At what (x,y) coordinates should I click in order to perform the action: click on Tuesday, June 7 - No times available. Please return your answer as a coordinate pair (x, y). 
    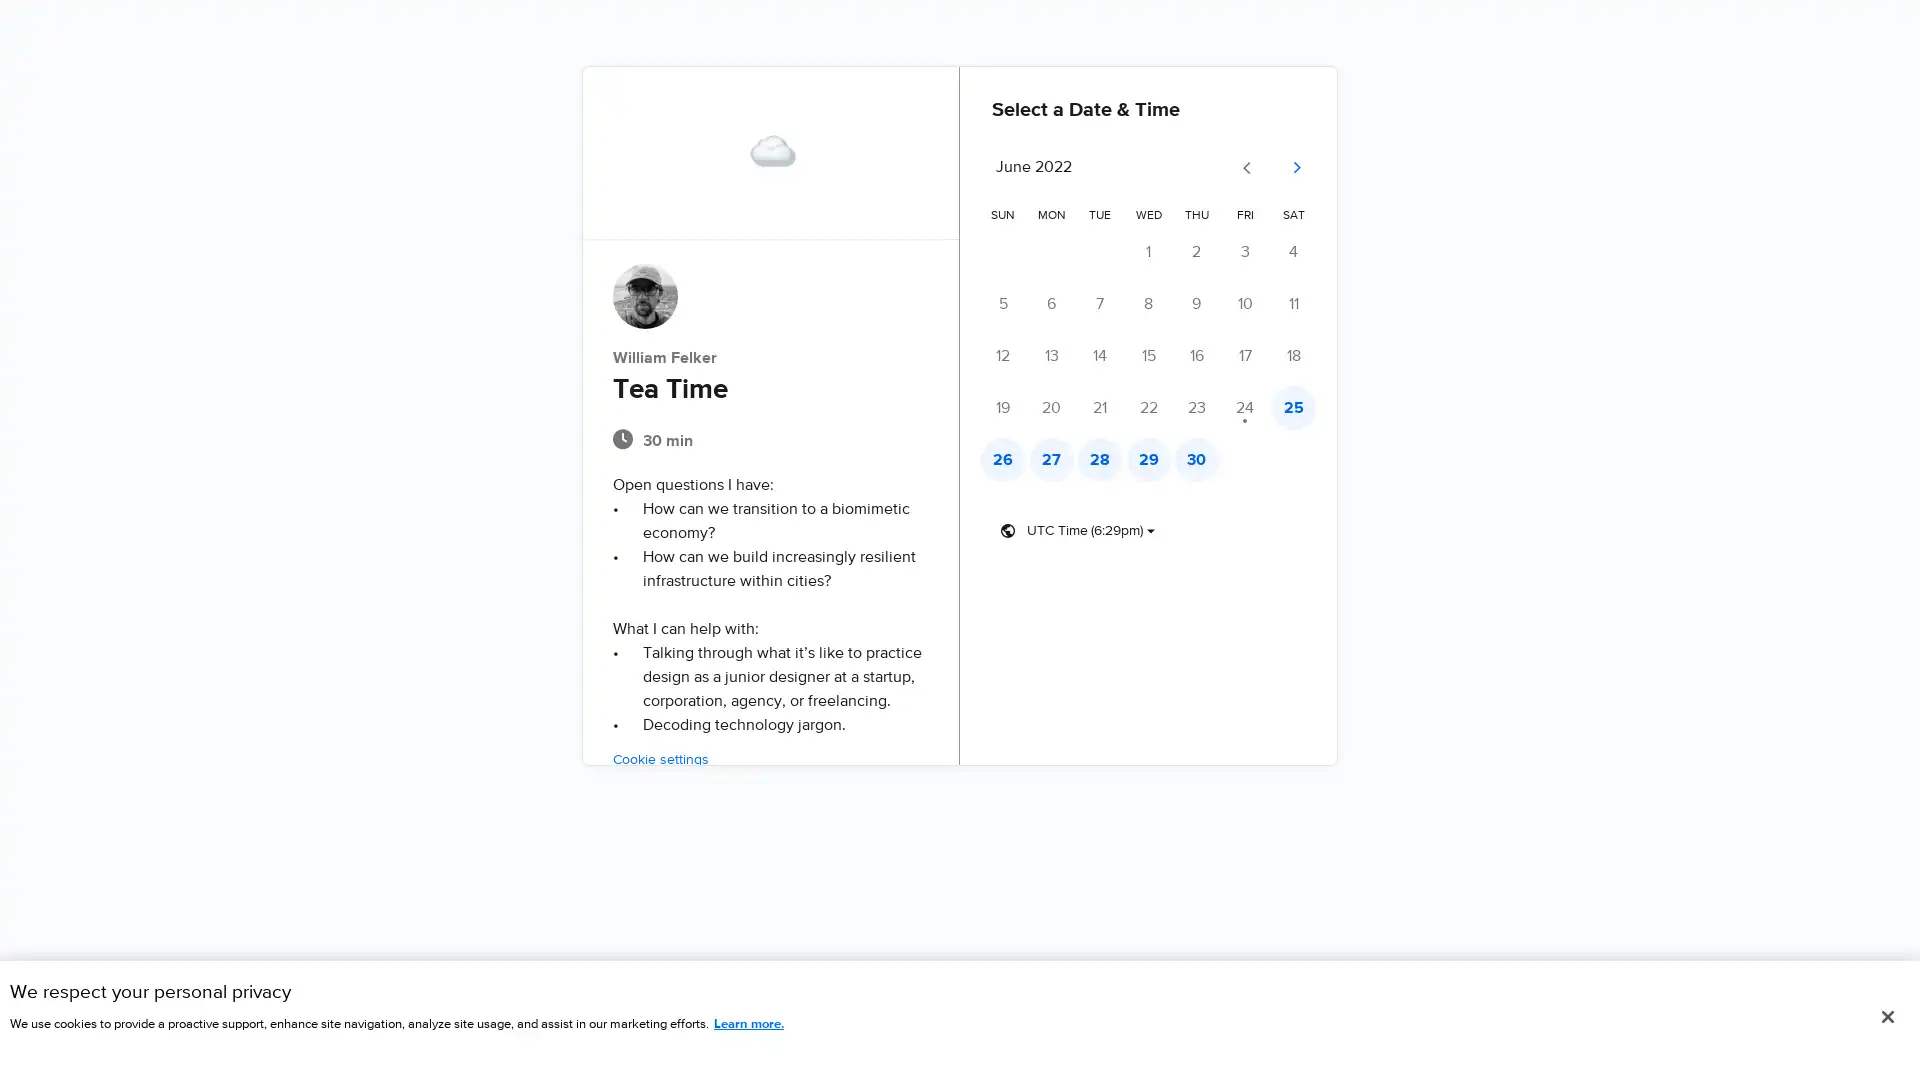
    Looking at the image, I should click on (1106, 304).